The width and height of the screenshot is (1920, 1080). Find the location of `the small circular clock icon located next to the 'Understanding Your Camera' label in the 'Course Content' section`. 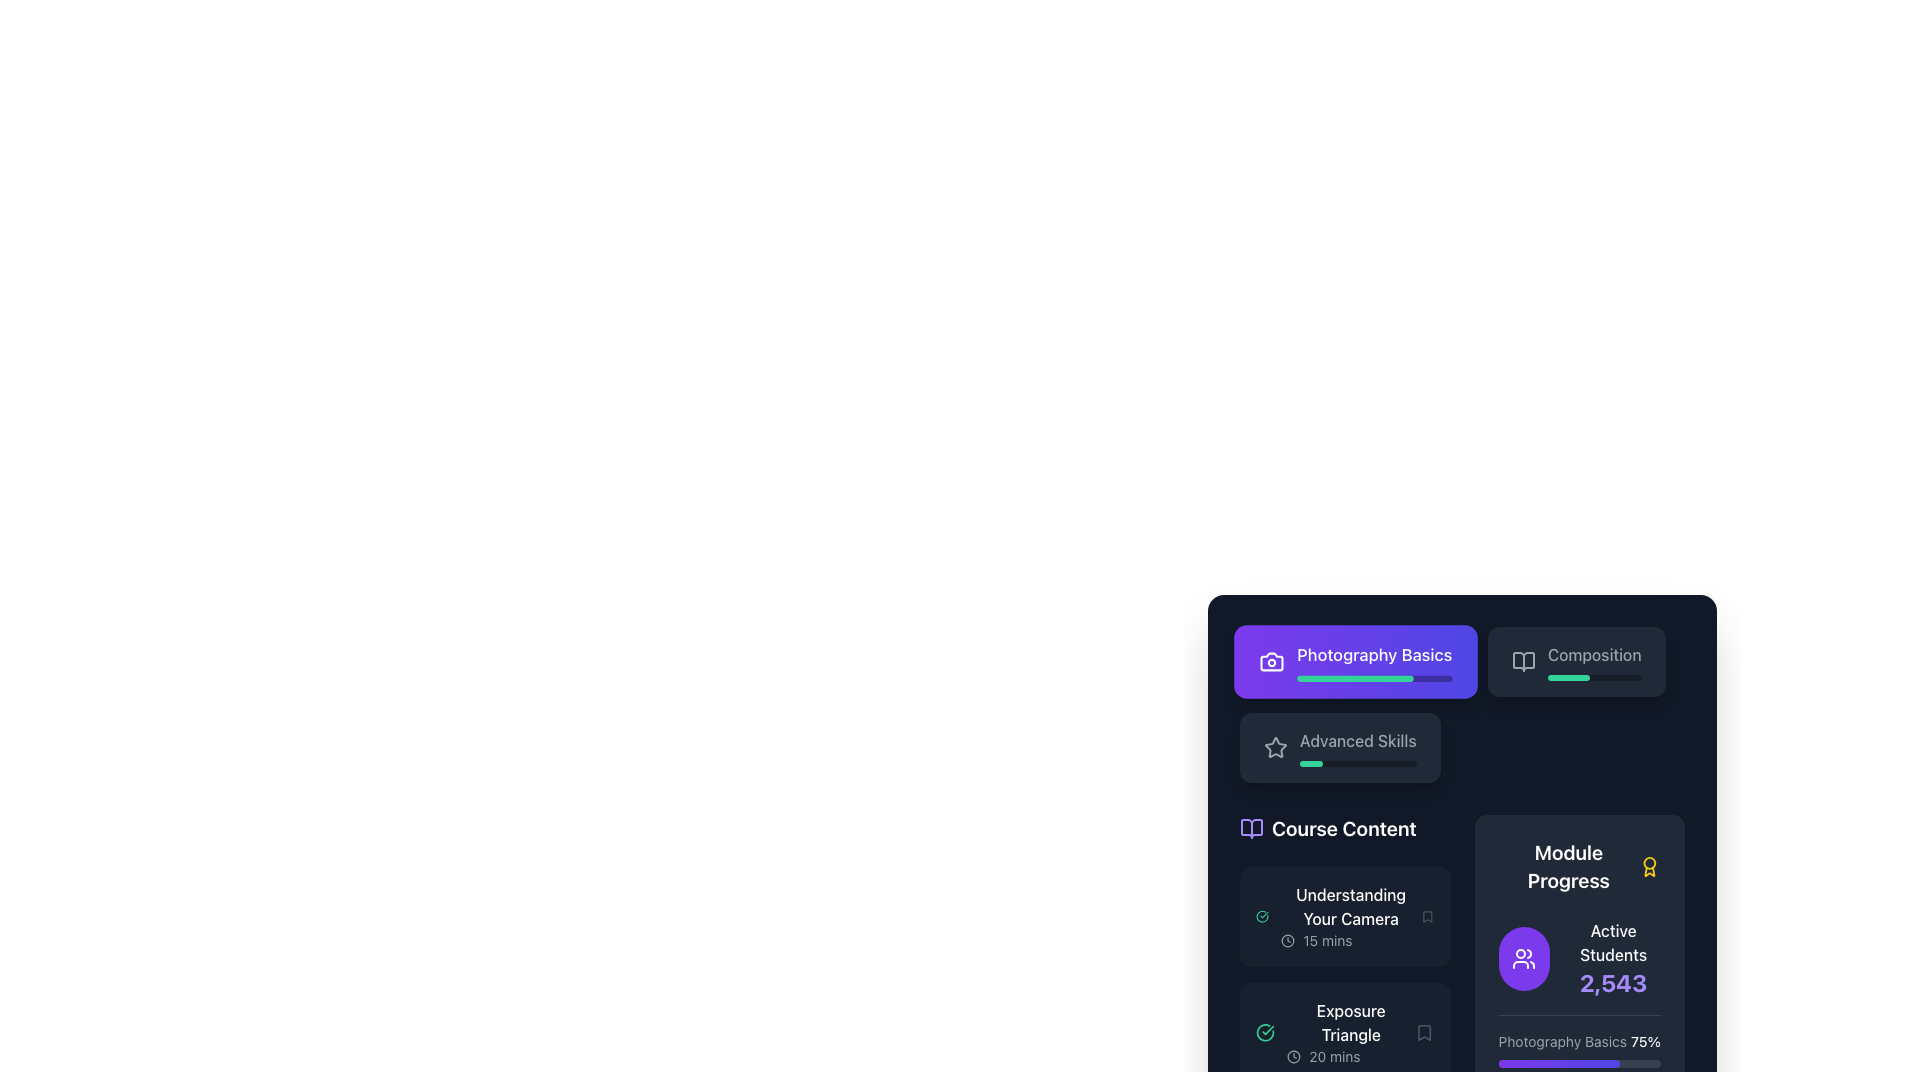

the small circular clock icon located next to the 'Understanding Your Camera' label in the 'Course Content' section is located at coordinates (1288, 941).